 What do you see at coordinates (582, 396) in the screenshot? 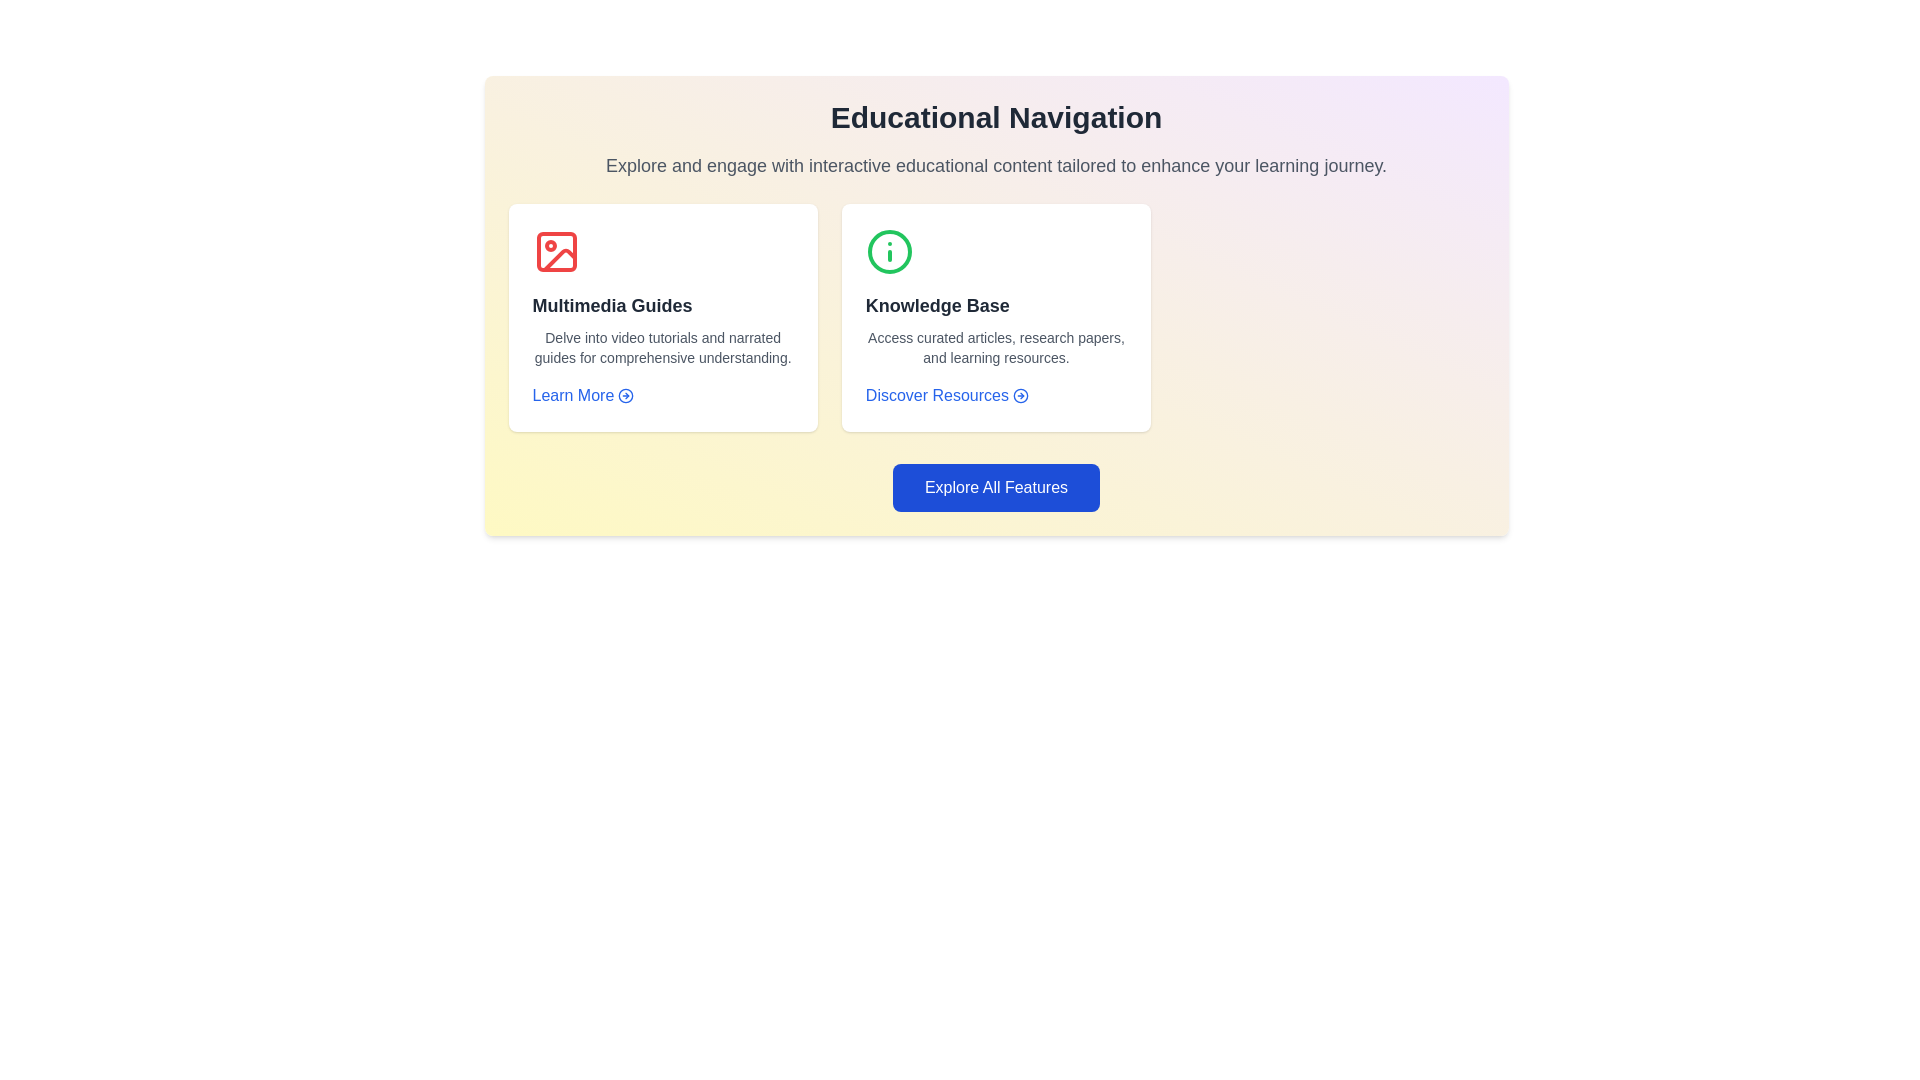
I see `the hyperlink with text and icon located at the bottom of the 'Multimedia Guides' card` at bounding box center [582, 396].